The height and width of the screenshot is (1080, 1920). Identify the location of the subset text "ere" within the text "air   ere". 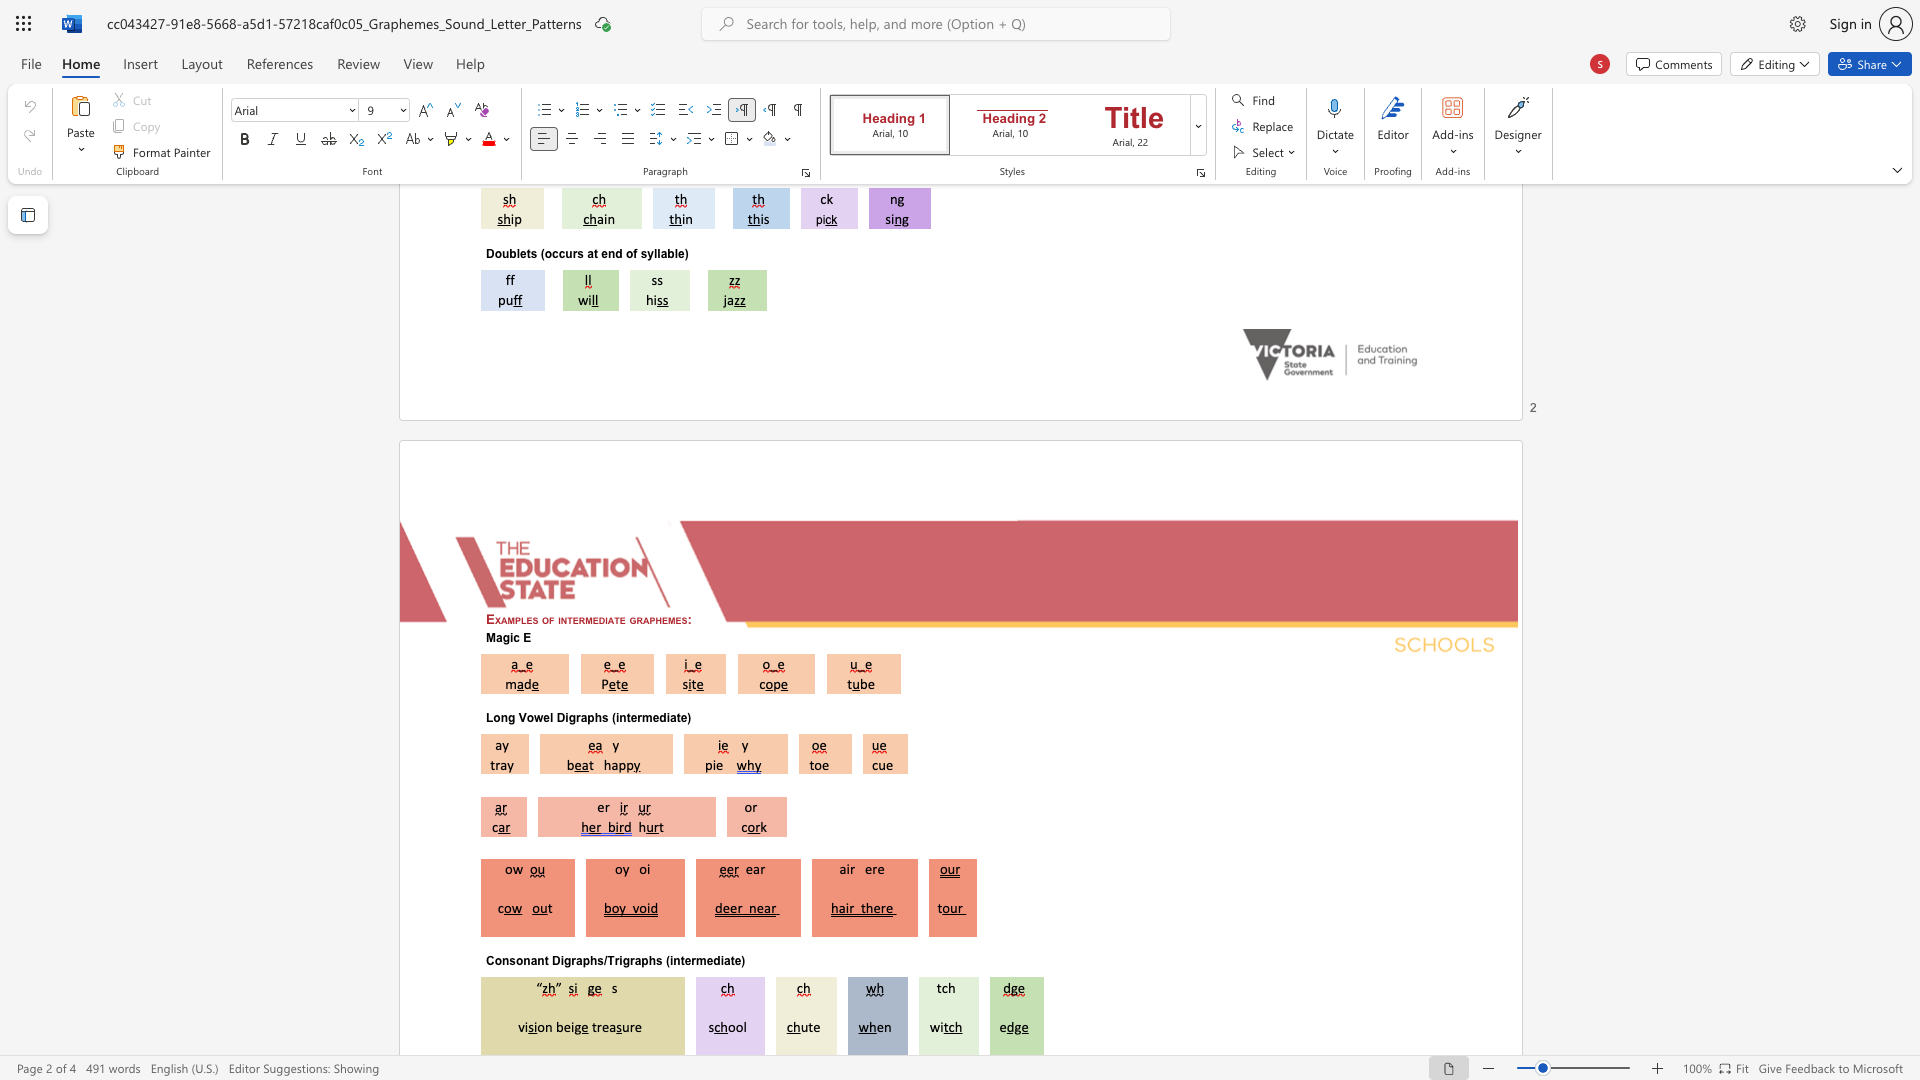
(864, 868).